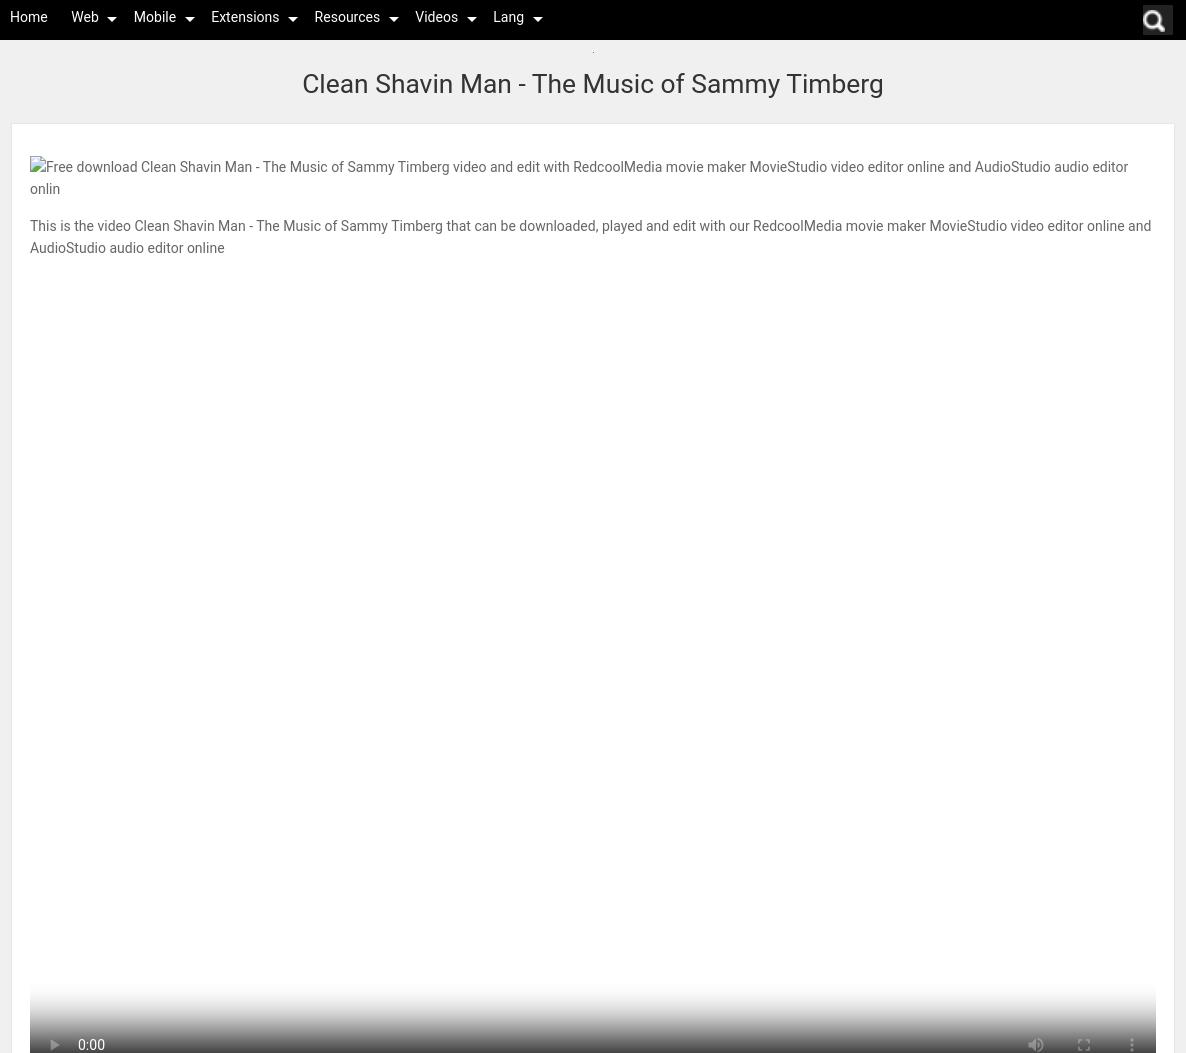 Image resolution: width=1186 pixels, height=1053 pixels. Describe the element at coordinates (84, 16) in the screenshot. I see `'Web'` at that location.